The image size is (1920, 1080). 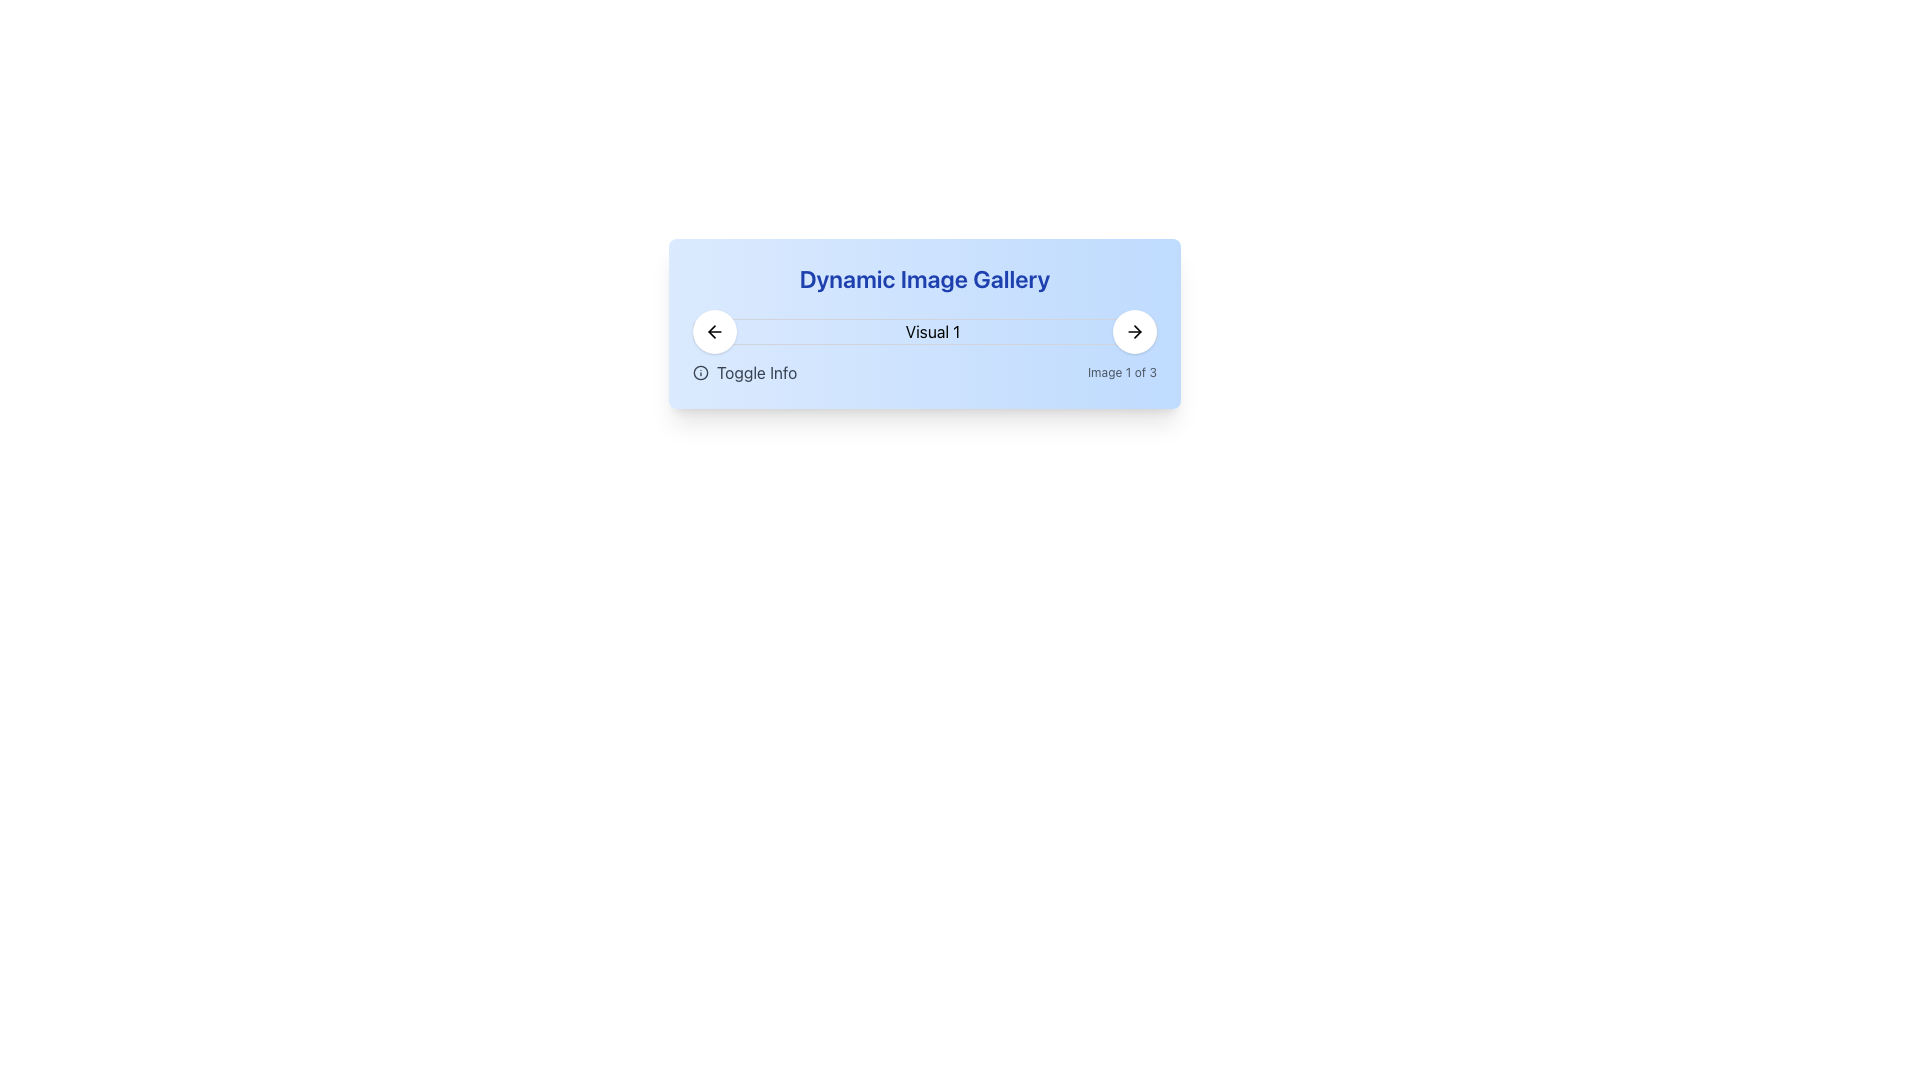 I want to click on the image placeholder in the Dynamic Image Gallery, so click(x=924, y=330).